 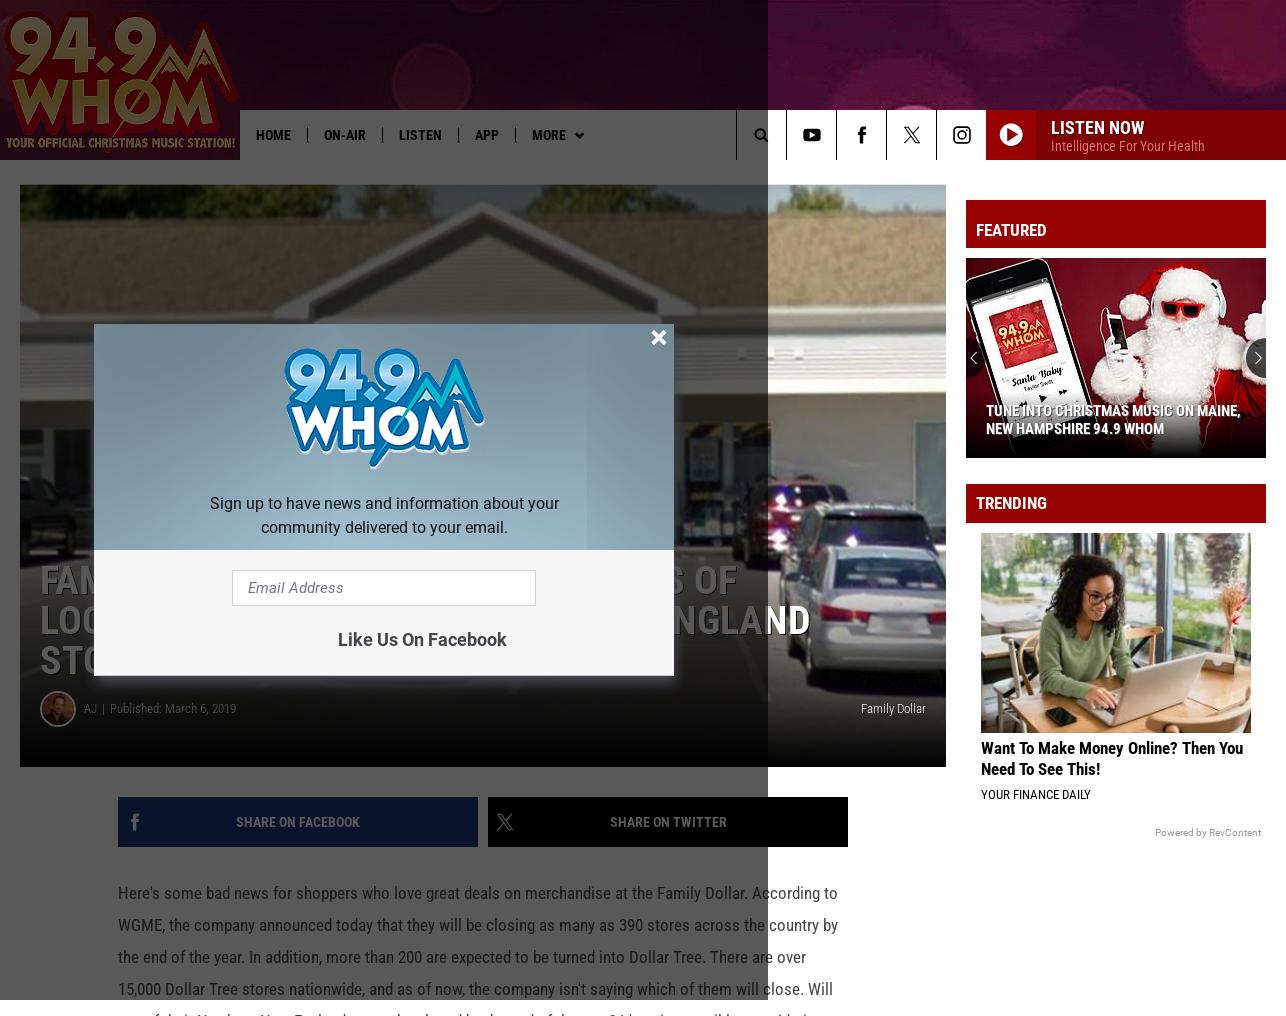 I want to click on 'Tune into Christmas Music on Maine, New Hampshire 94.9 WHOM', so click(x=984, y=452).